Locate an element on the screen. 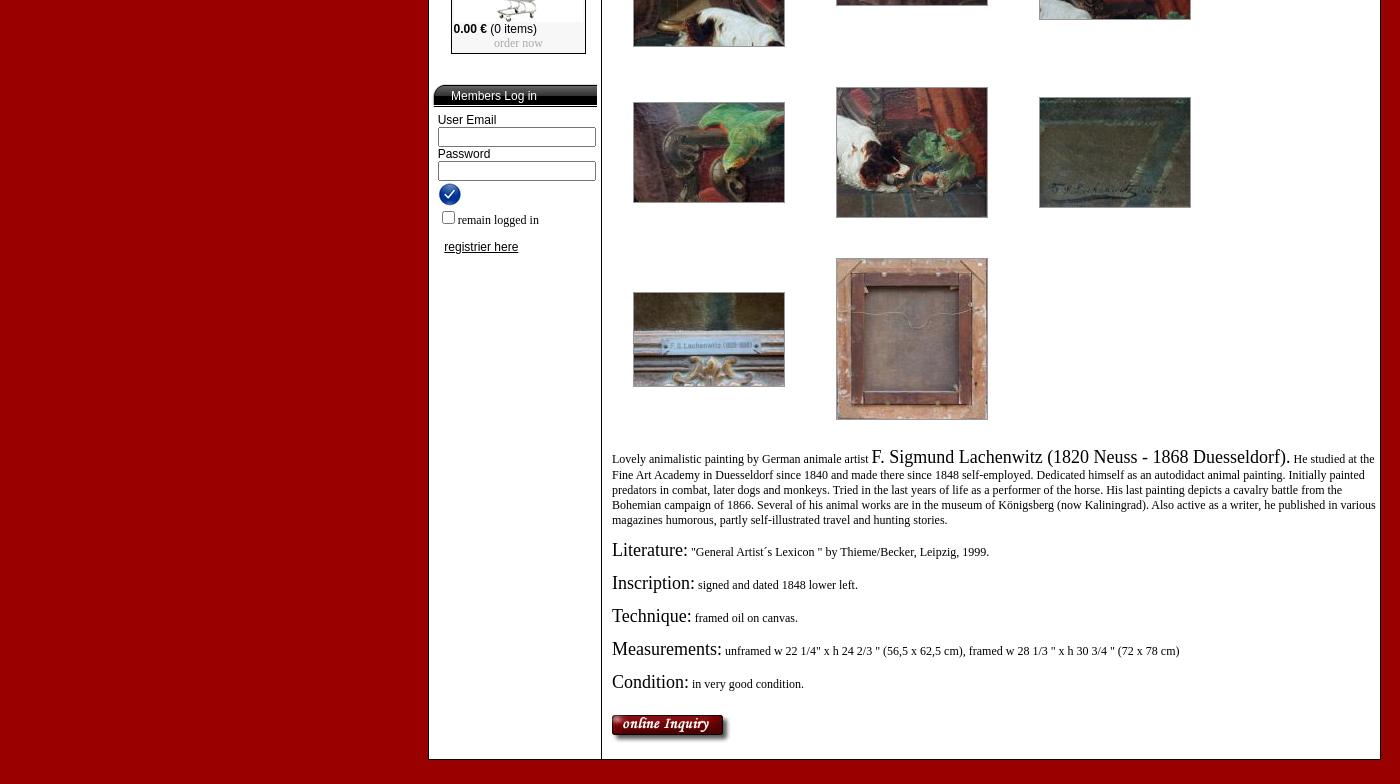  'User Email' is located at coordinates (466, 120).